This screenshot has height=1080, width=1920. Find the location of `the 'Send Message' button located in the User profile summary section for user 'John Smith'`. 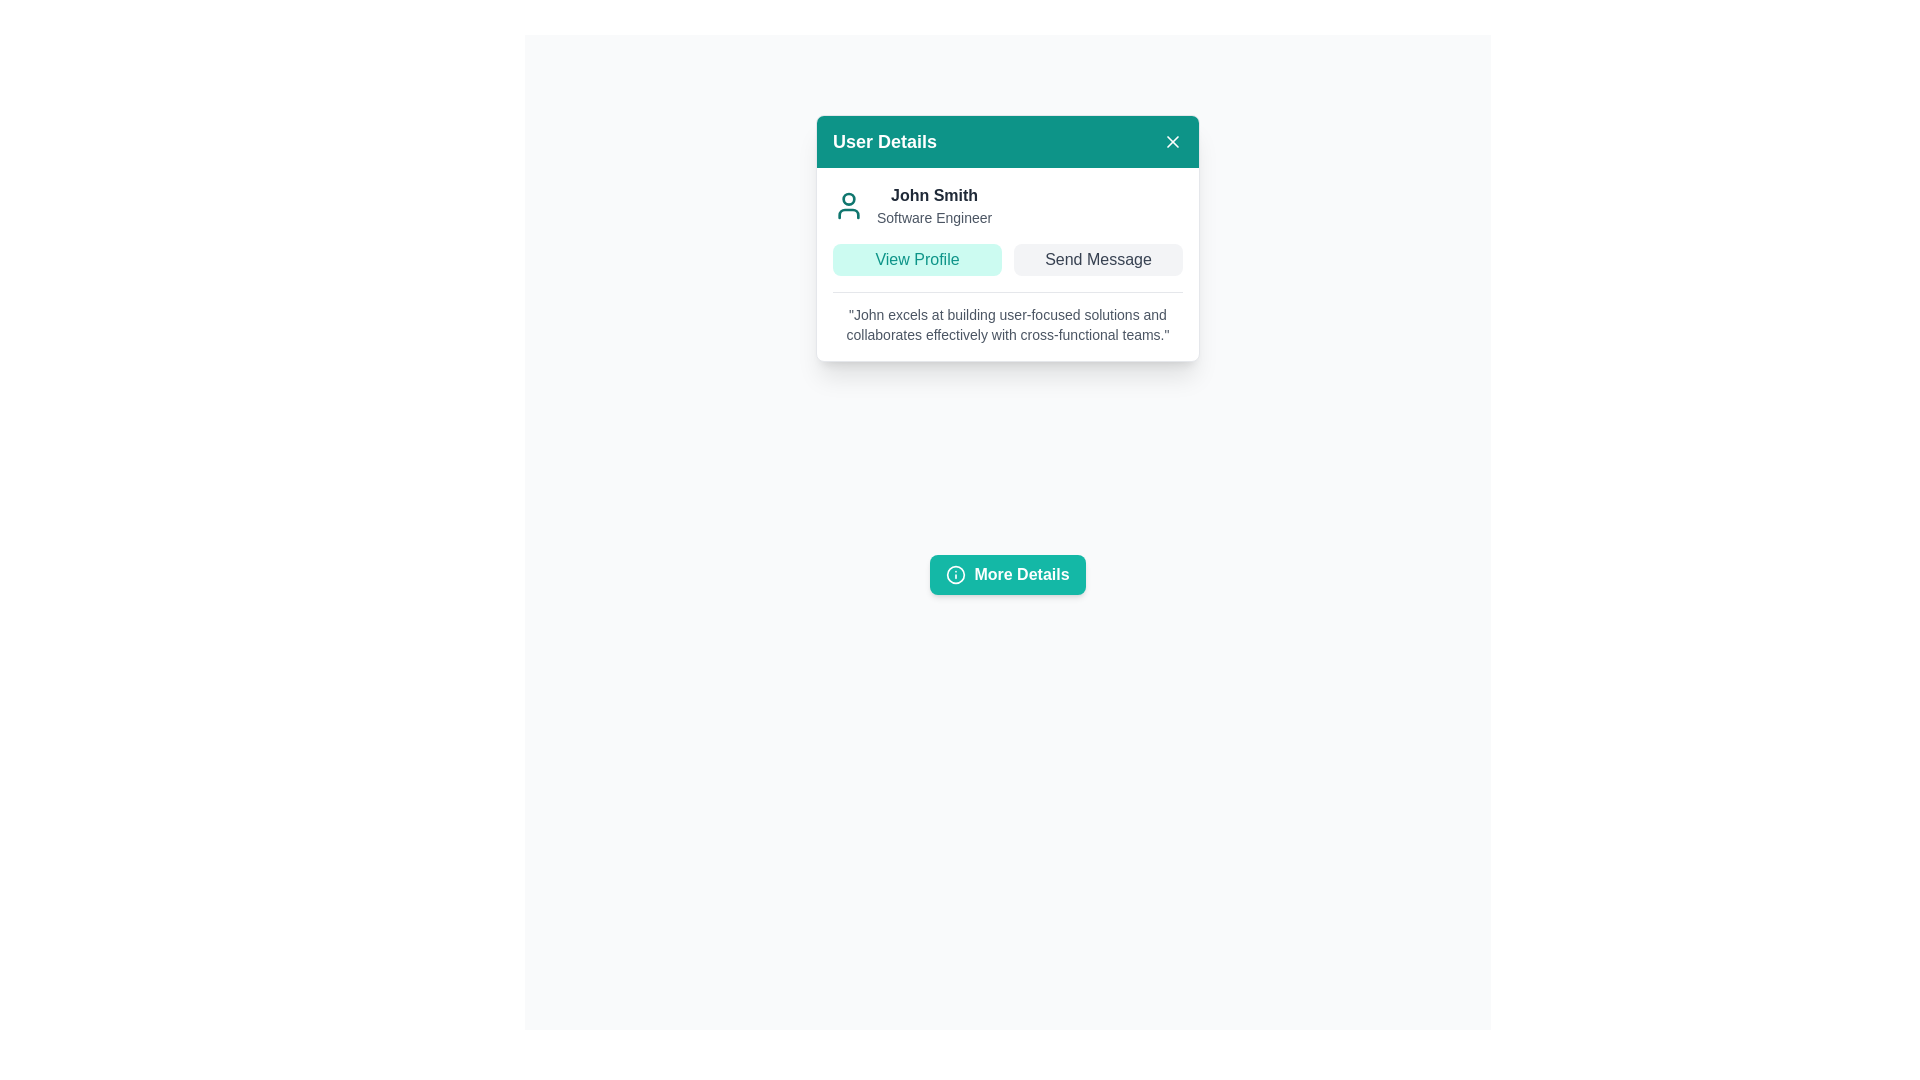

the 'Send Message' button located in the User profile summary section for user 'John Smith' is located at coordinates (1008, 262).